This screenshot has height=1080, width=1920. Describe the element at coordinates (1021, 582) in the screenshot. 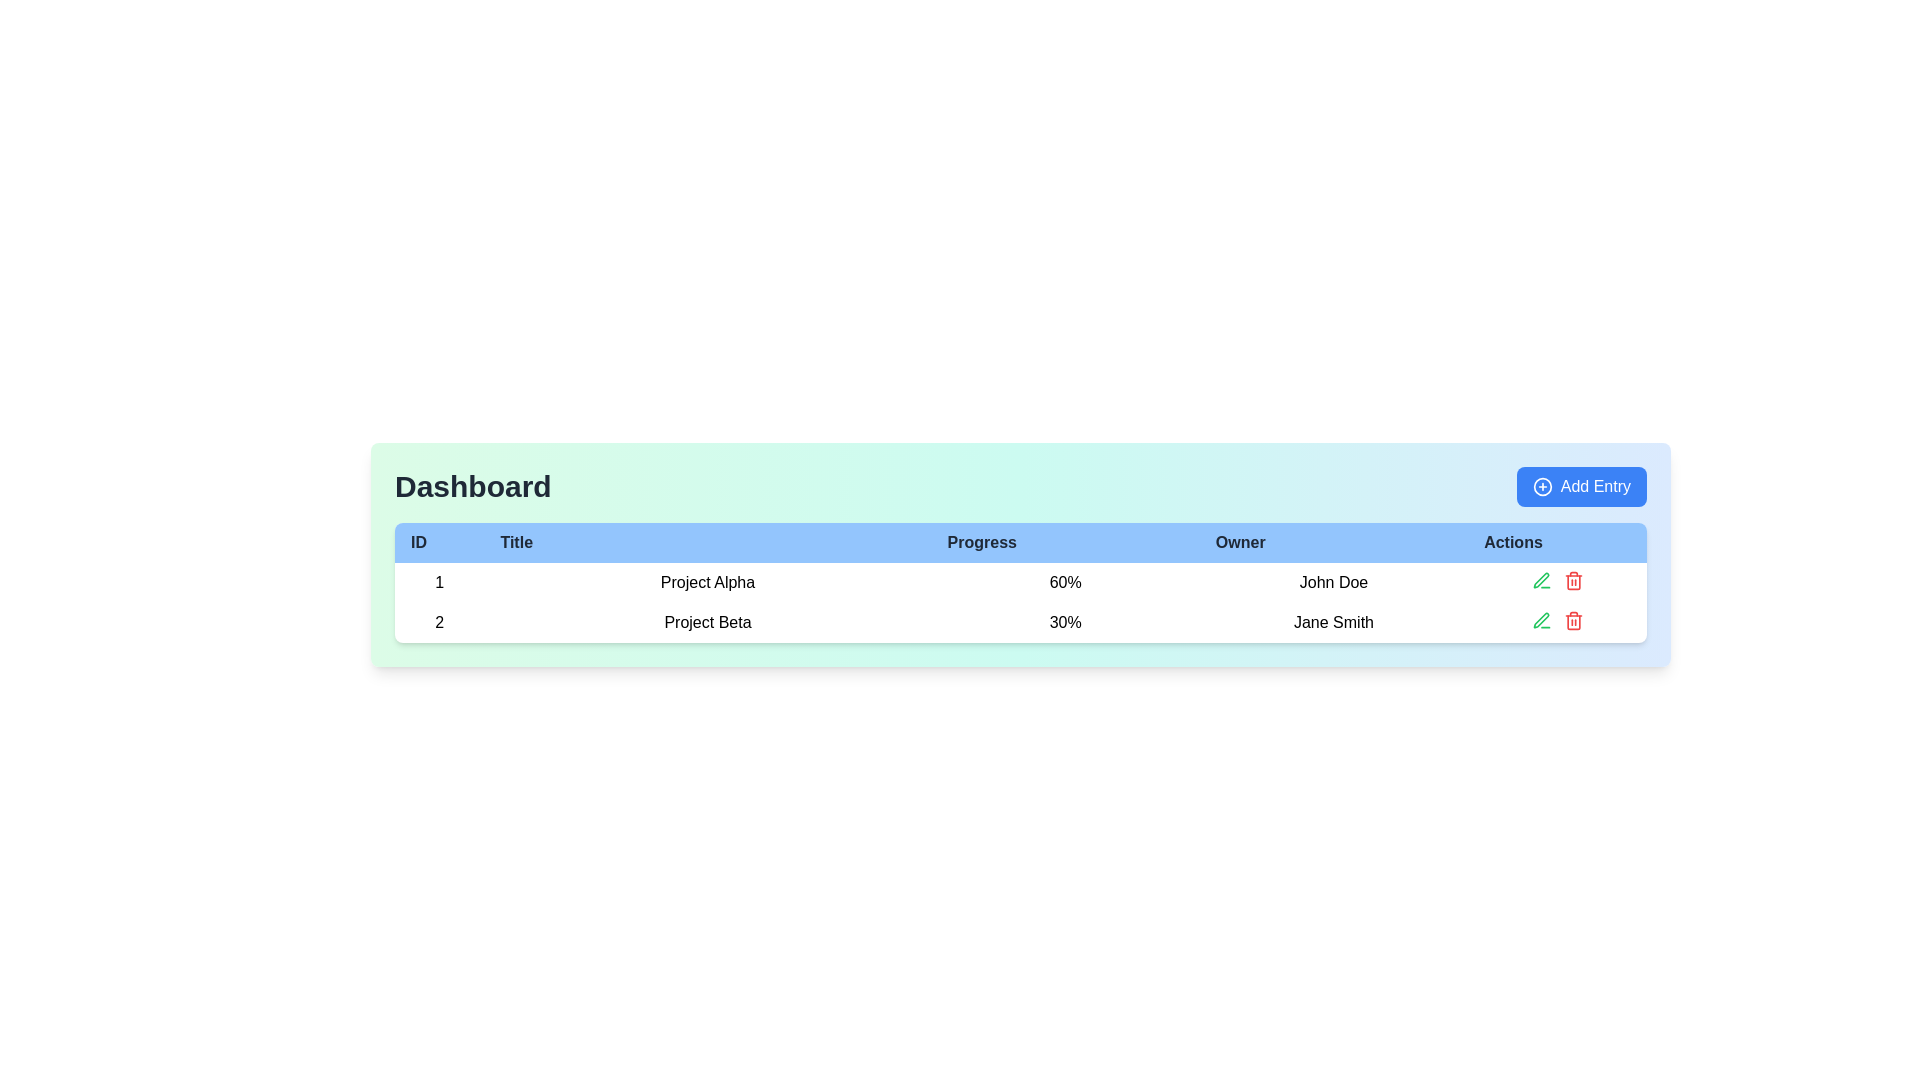

I see `the first row of the project management dashboard data table, which displays project details including ID, title, progress, owner, and actions` at that location.